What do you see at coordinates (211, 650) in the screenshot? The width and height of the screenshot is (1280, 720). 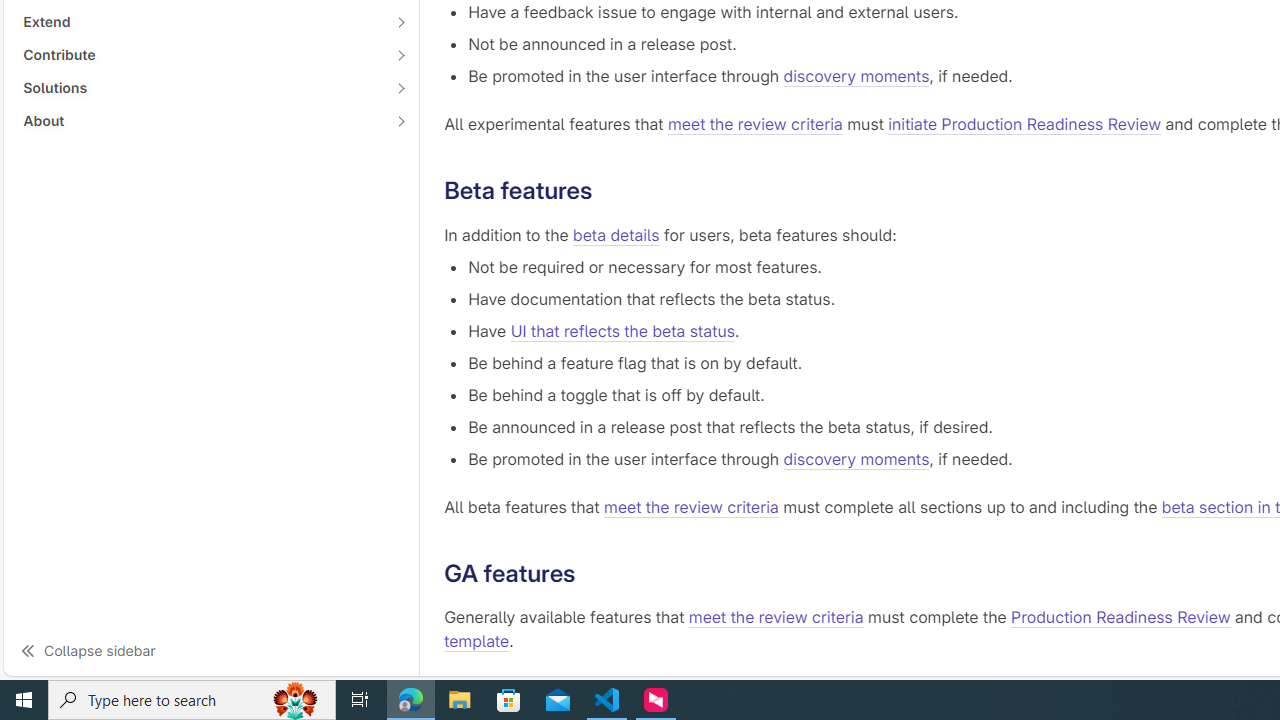 I see `'Collapse sidebar'` at bounding box center [211, 650].